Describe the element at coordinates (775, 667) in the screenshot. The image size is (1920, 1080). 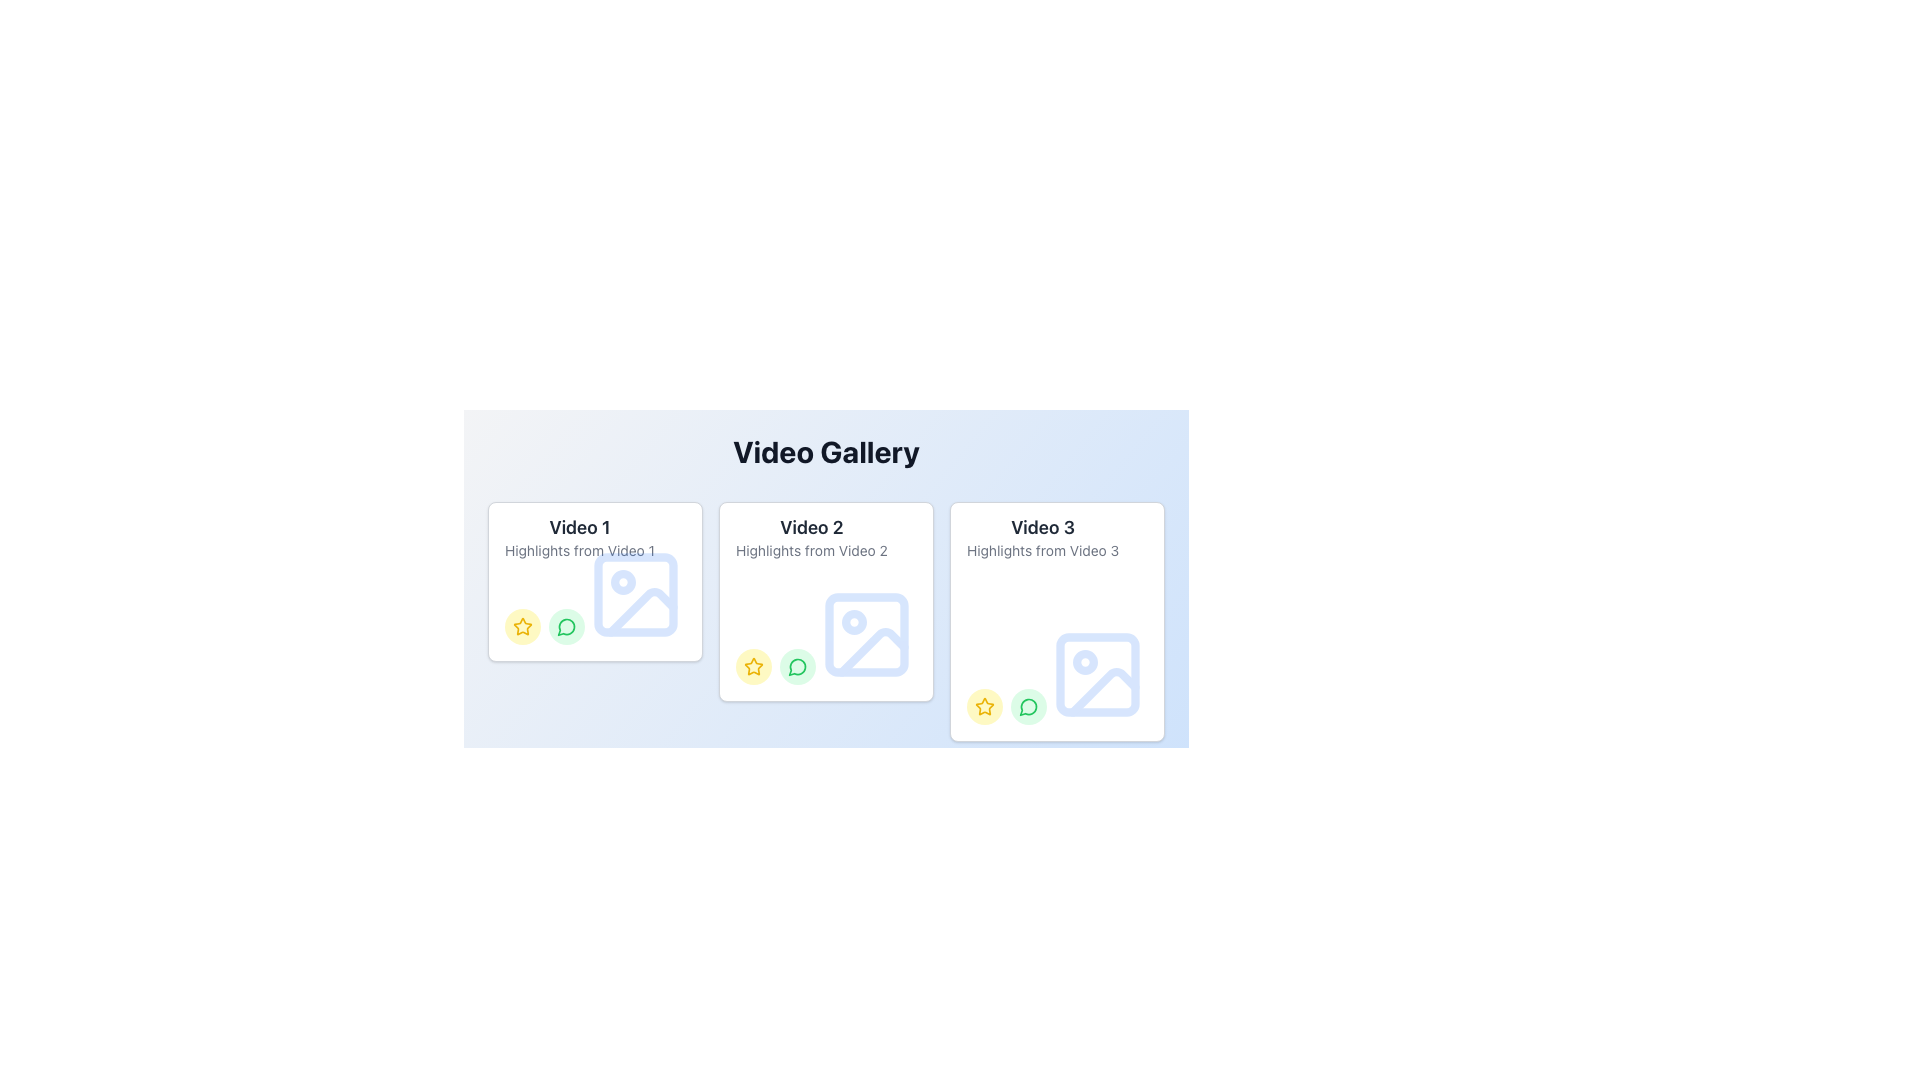
I see `the chat bubble button in the Interactive Button Group located at the bottom-left corner of the 'Video 2' card to comment` at that location.